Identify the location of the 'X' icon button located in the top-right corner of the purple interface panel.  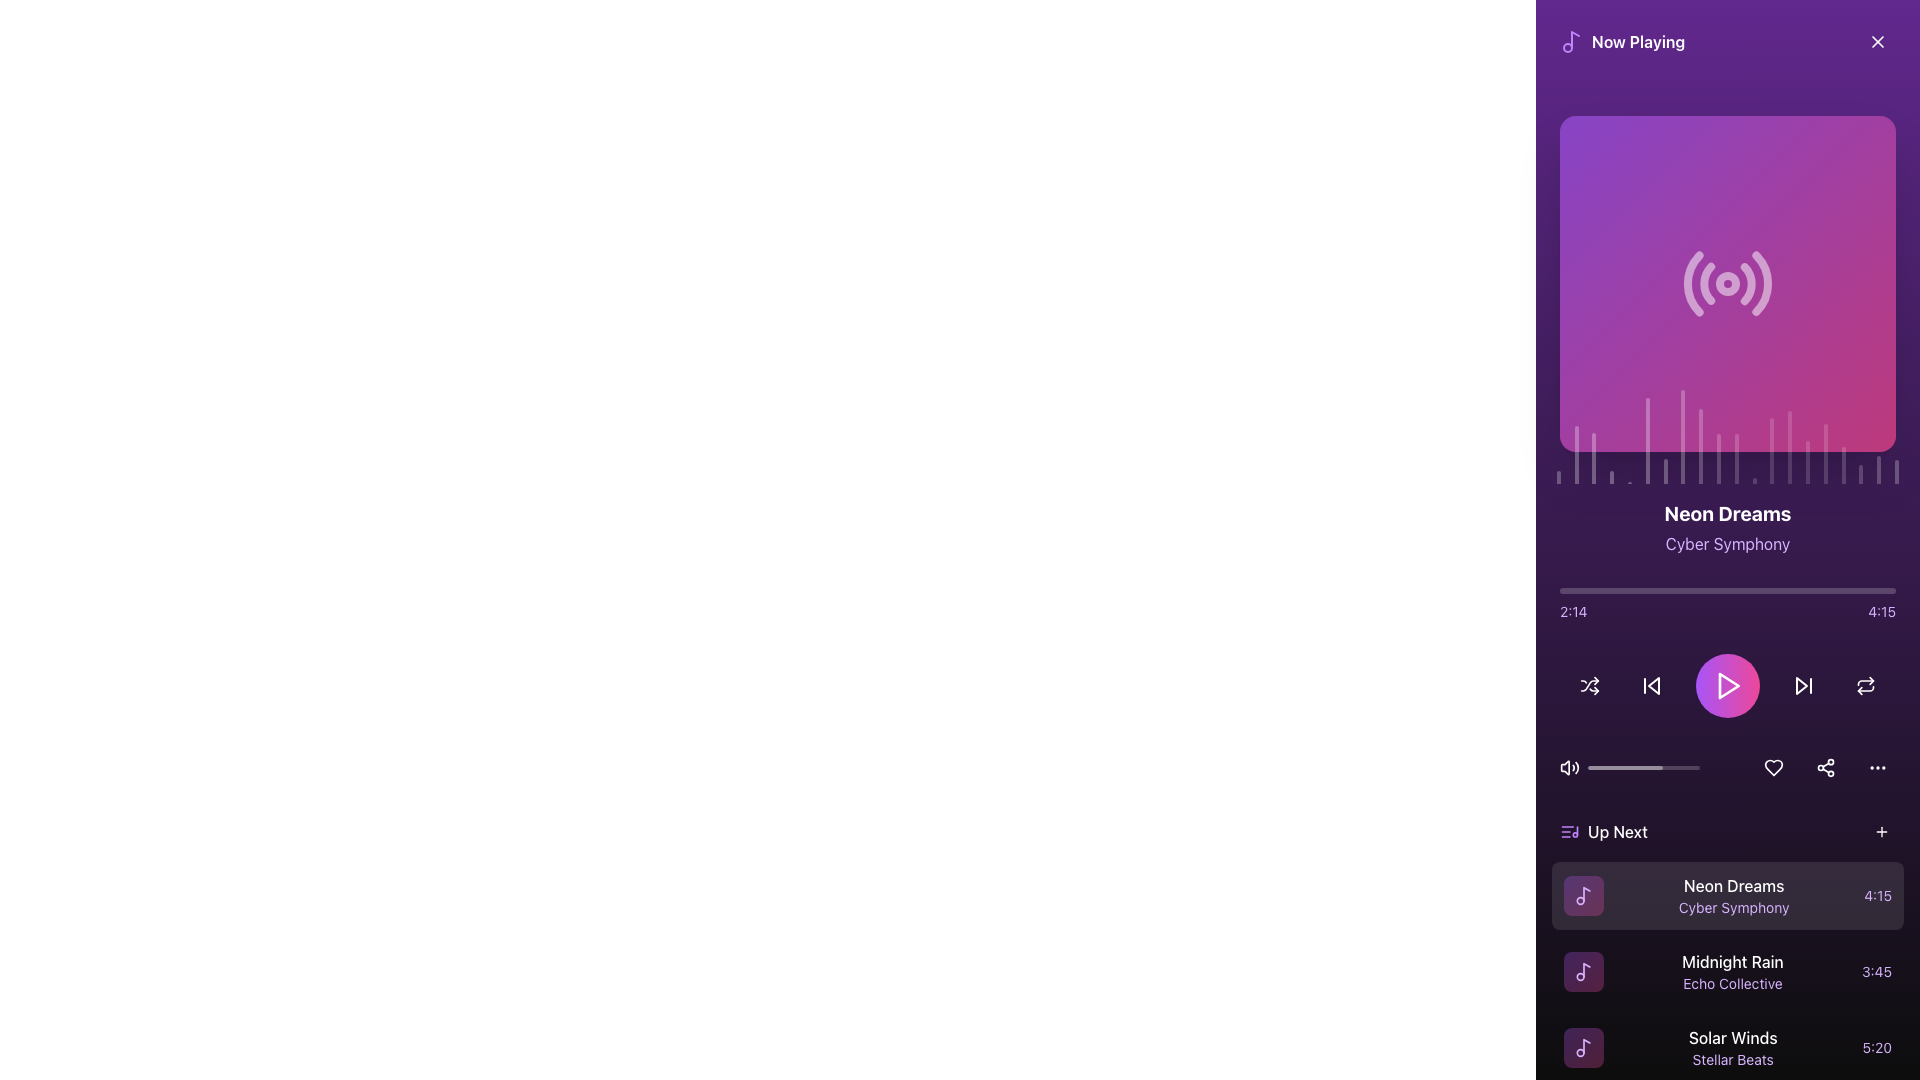
(1876, 42).